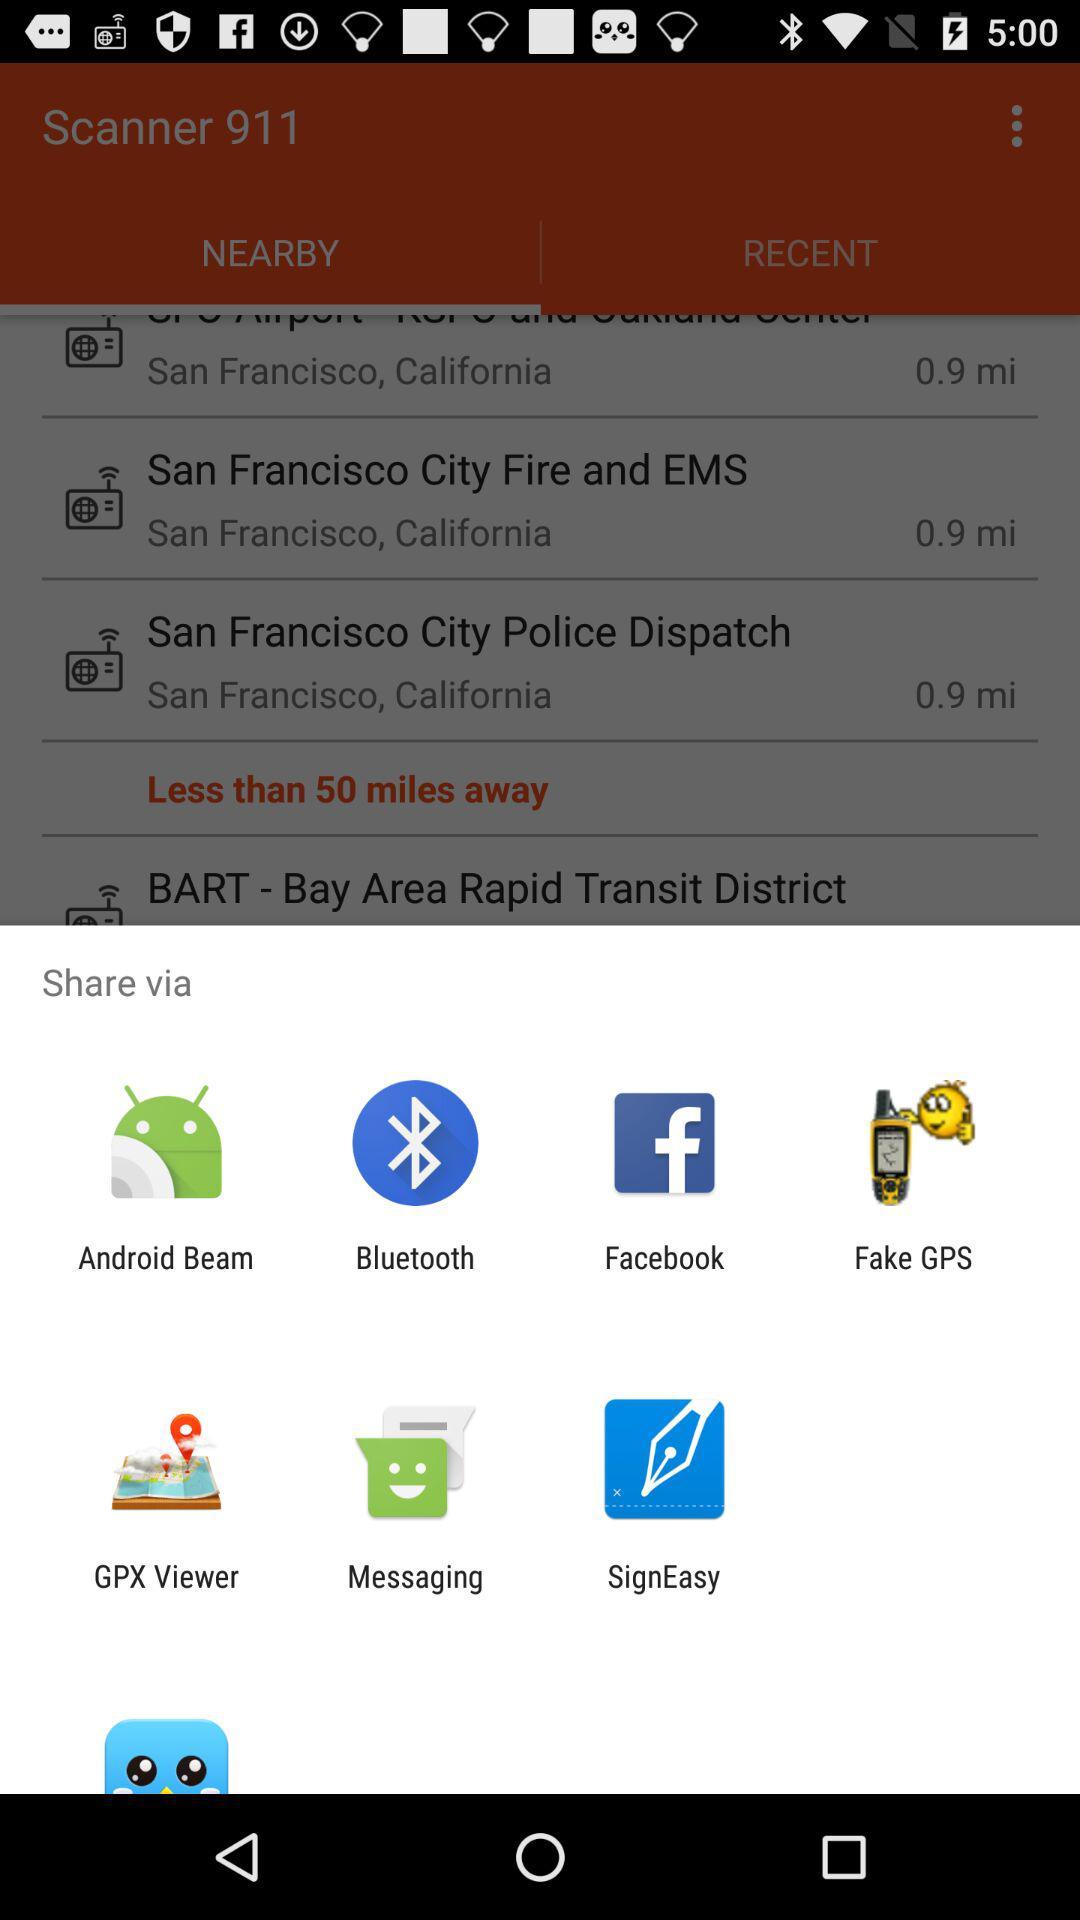  What do you see at coordinates (664, 1274) in the screenshot?
I see `item next to fake gps item` at bounding box center [664, 1274].